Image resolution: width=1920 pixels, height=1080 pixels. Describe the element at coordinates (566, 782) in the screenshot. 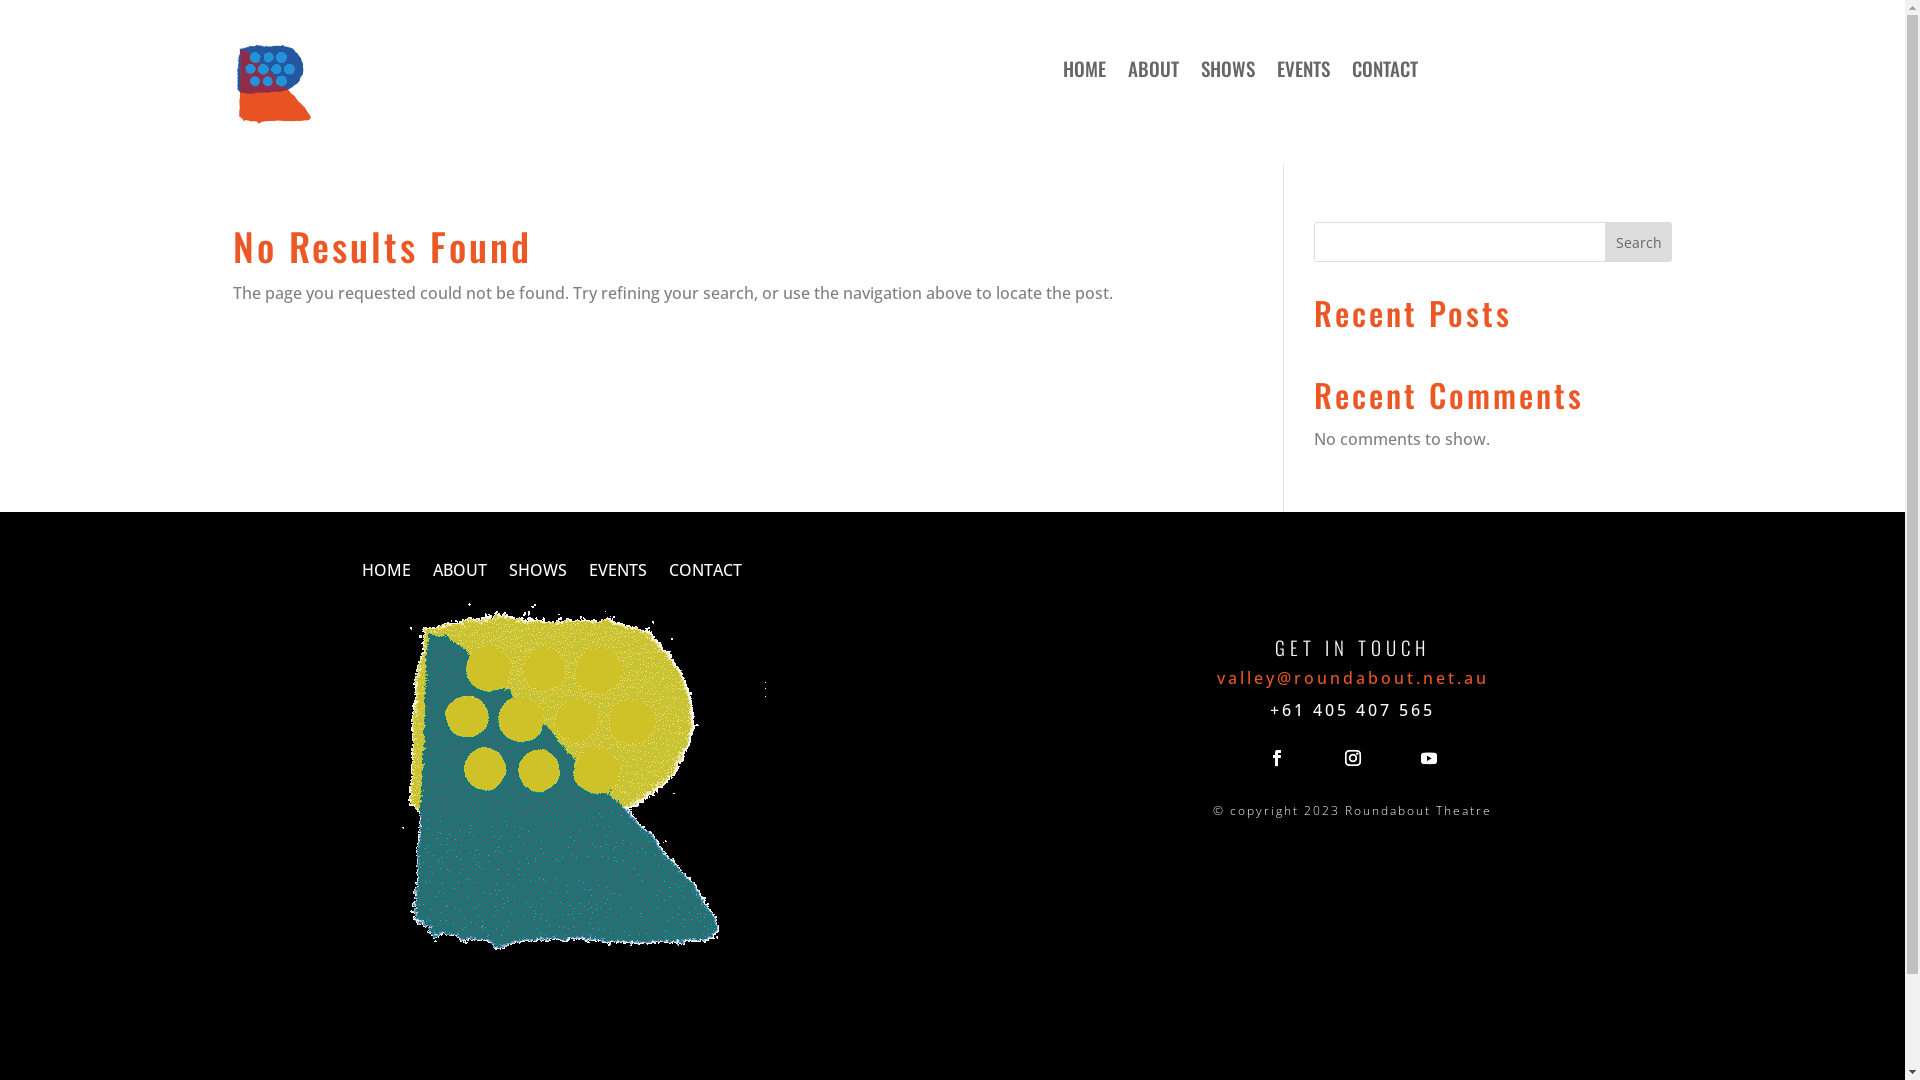

I see `'logo-animation-clear'` at that location.